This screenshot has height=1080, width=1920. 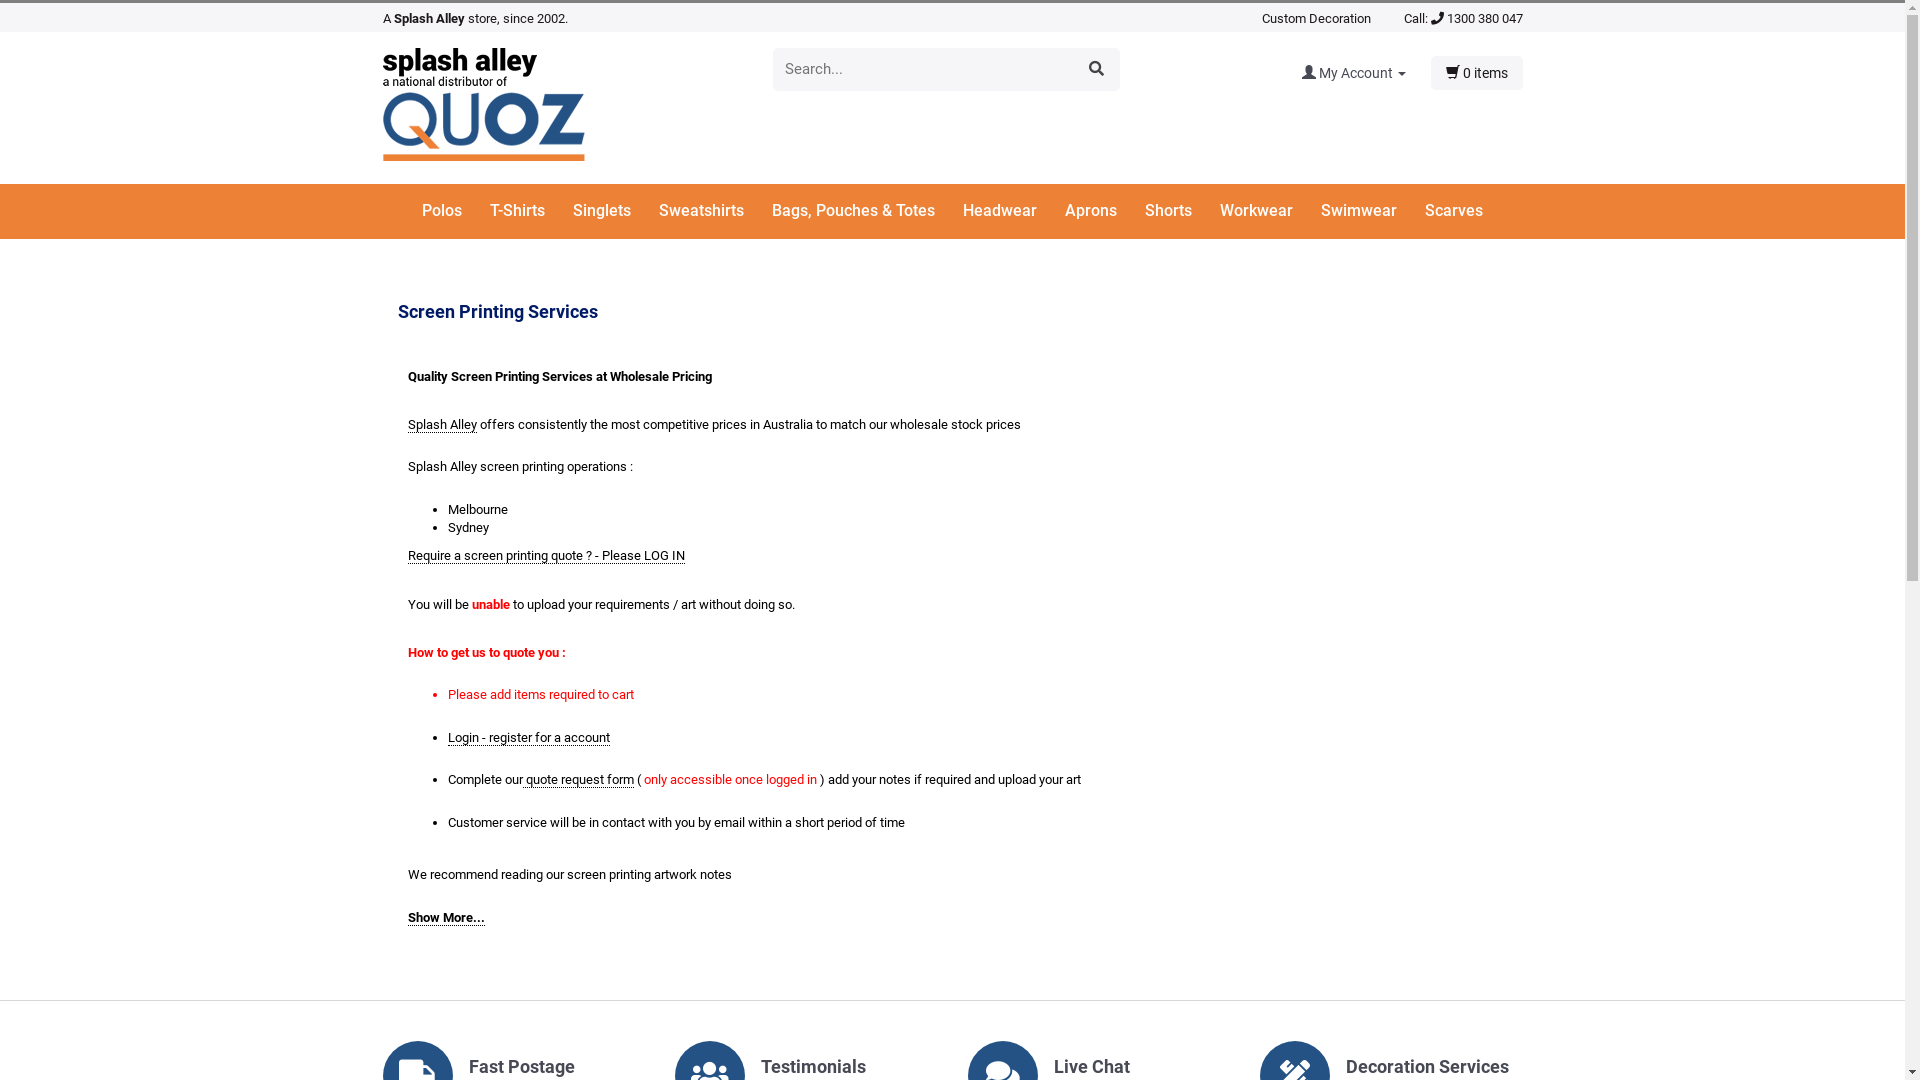 I want to click on 'Shorts', so click(x=1180, y=211).